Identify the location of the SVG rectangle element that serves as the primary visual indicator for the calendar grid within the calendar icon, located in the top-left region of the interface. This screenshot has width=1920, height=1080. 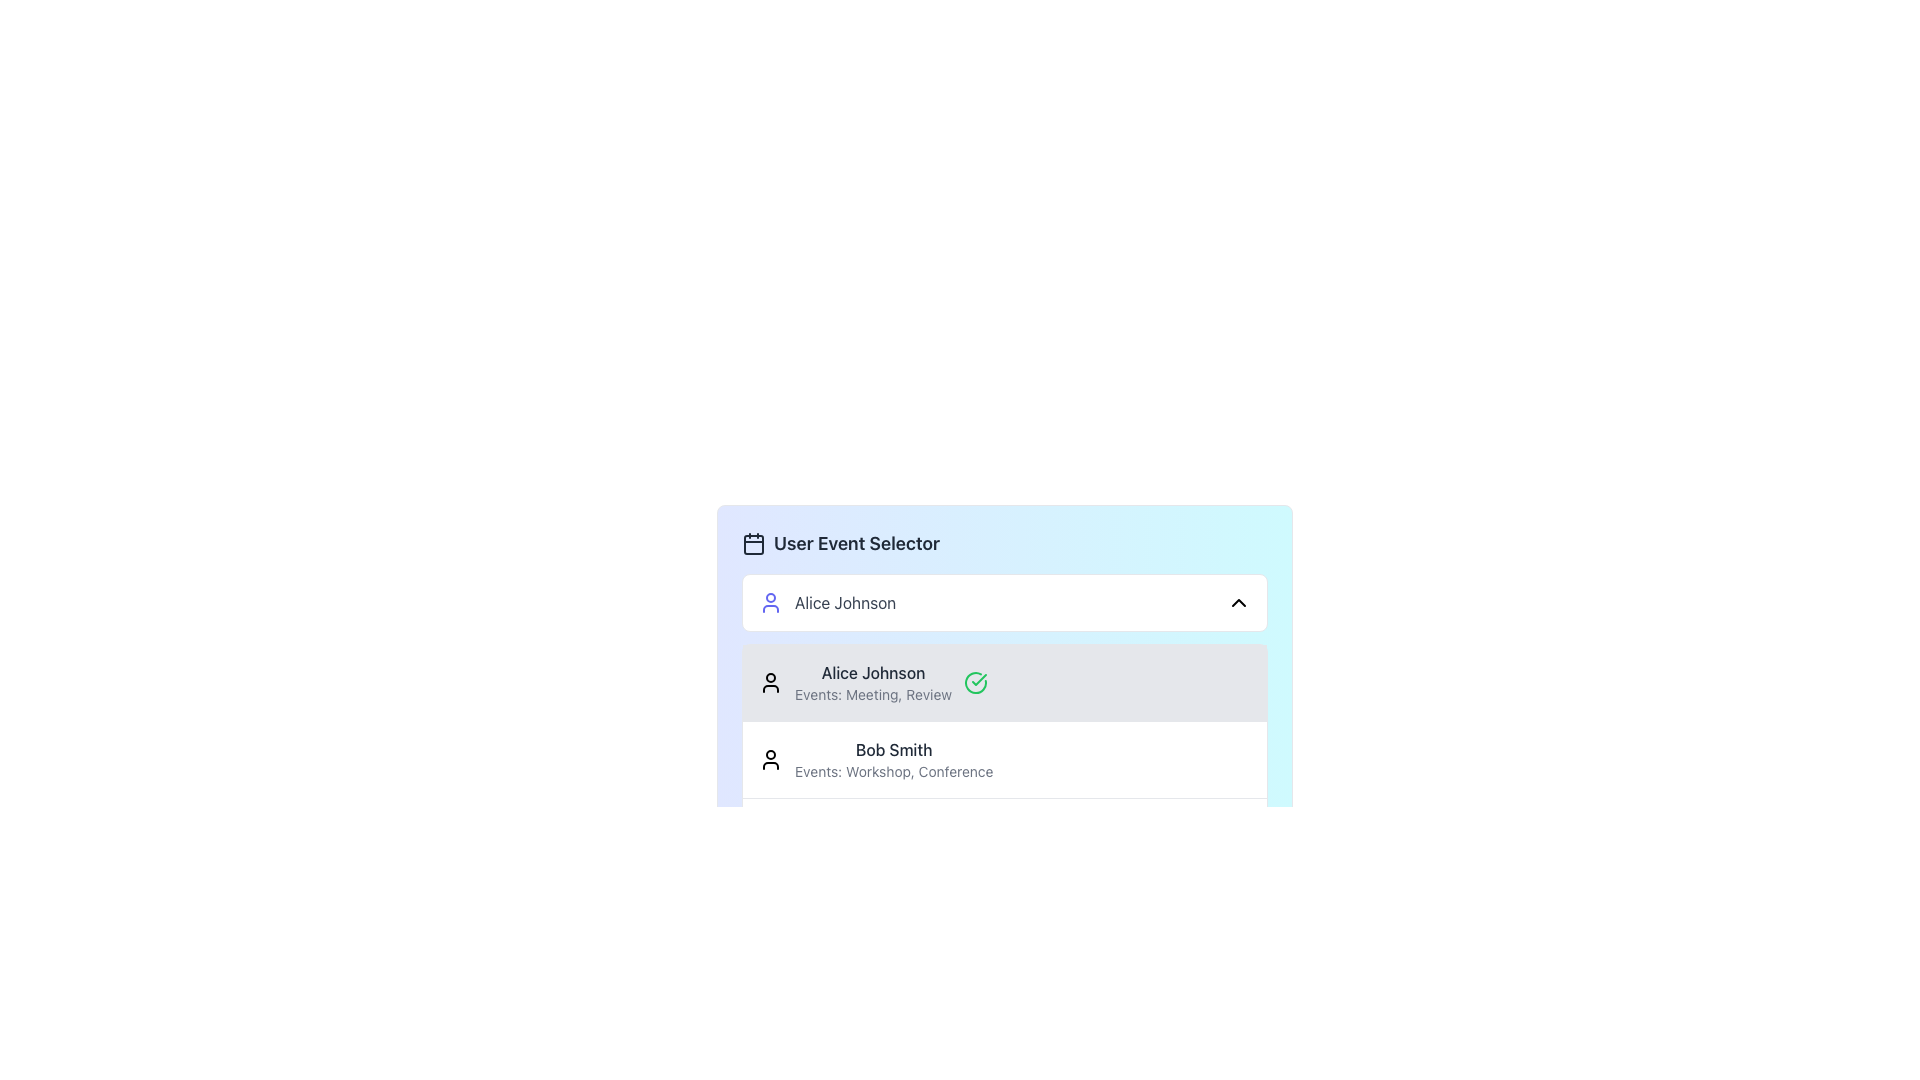
(752, 544).